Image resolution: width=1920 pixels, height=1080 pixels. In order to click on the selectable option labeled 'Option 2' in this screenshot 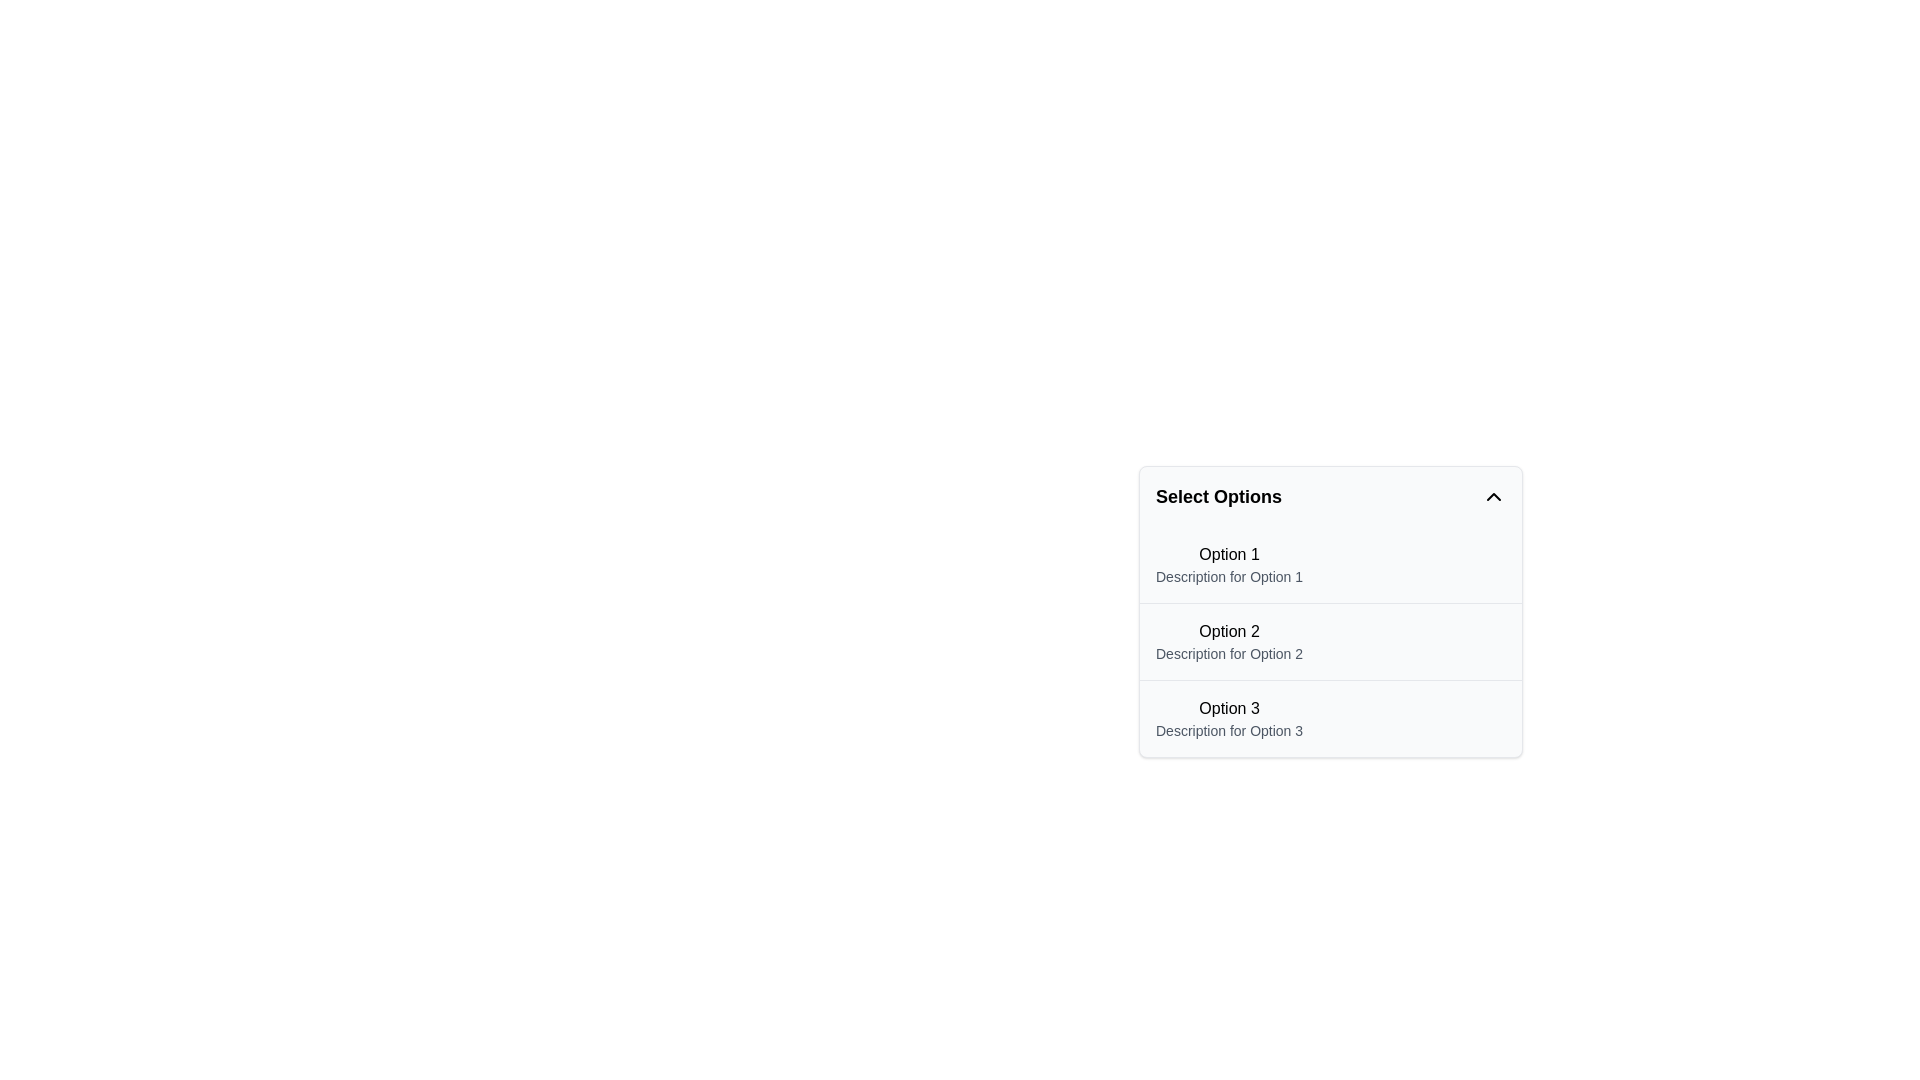, I will do `click(1330, 611)`.